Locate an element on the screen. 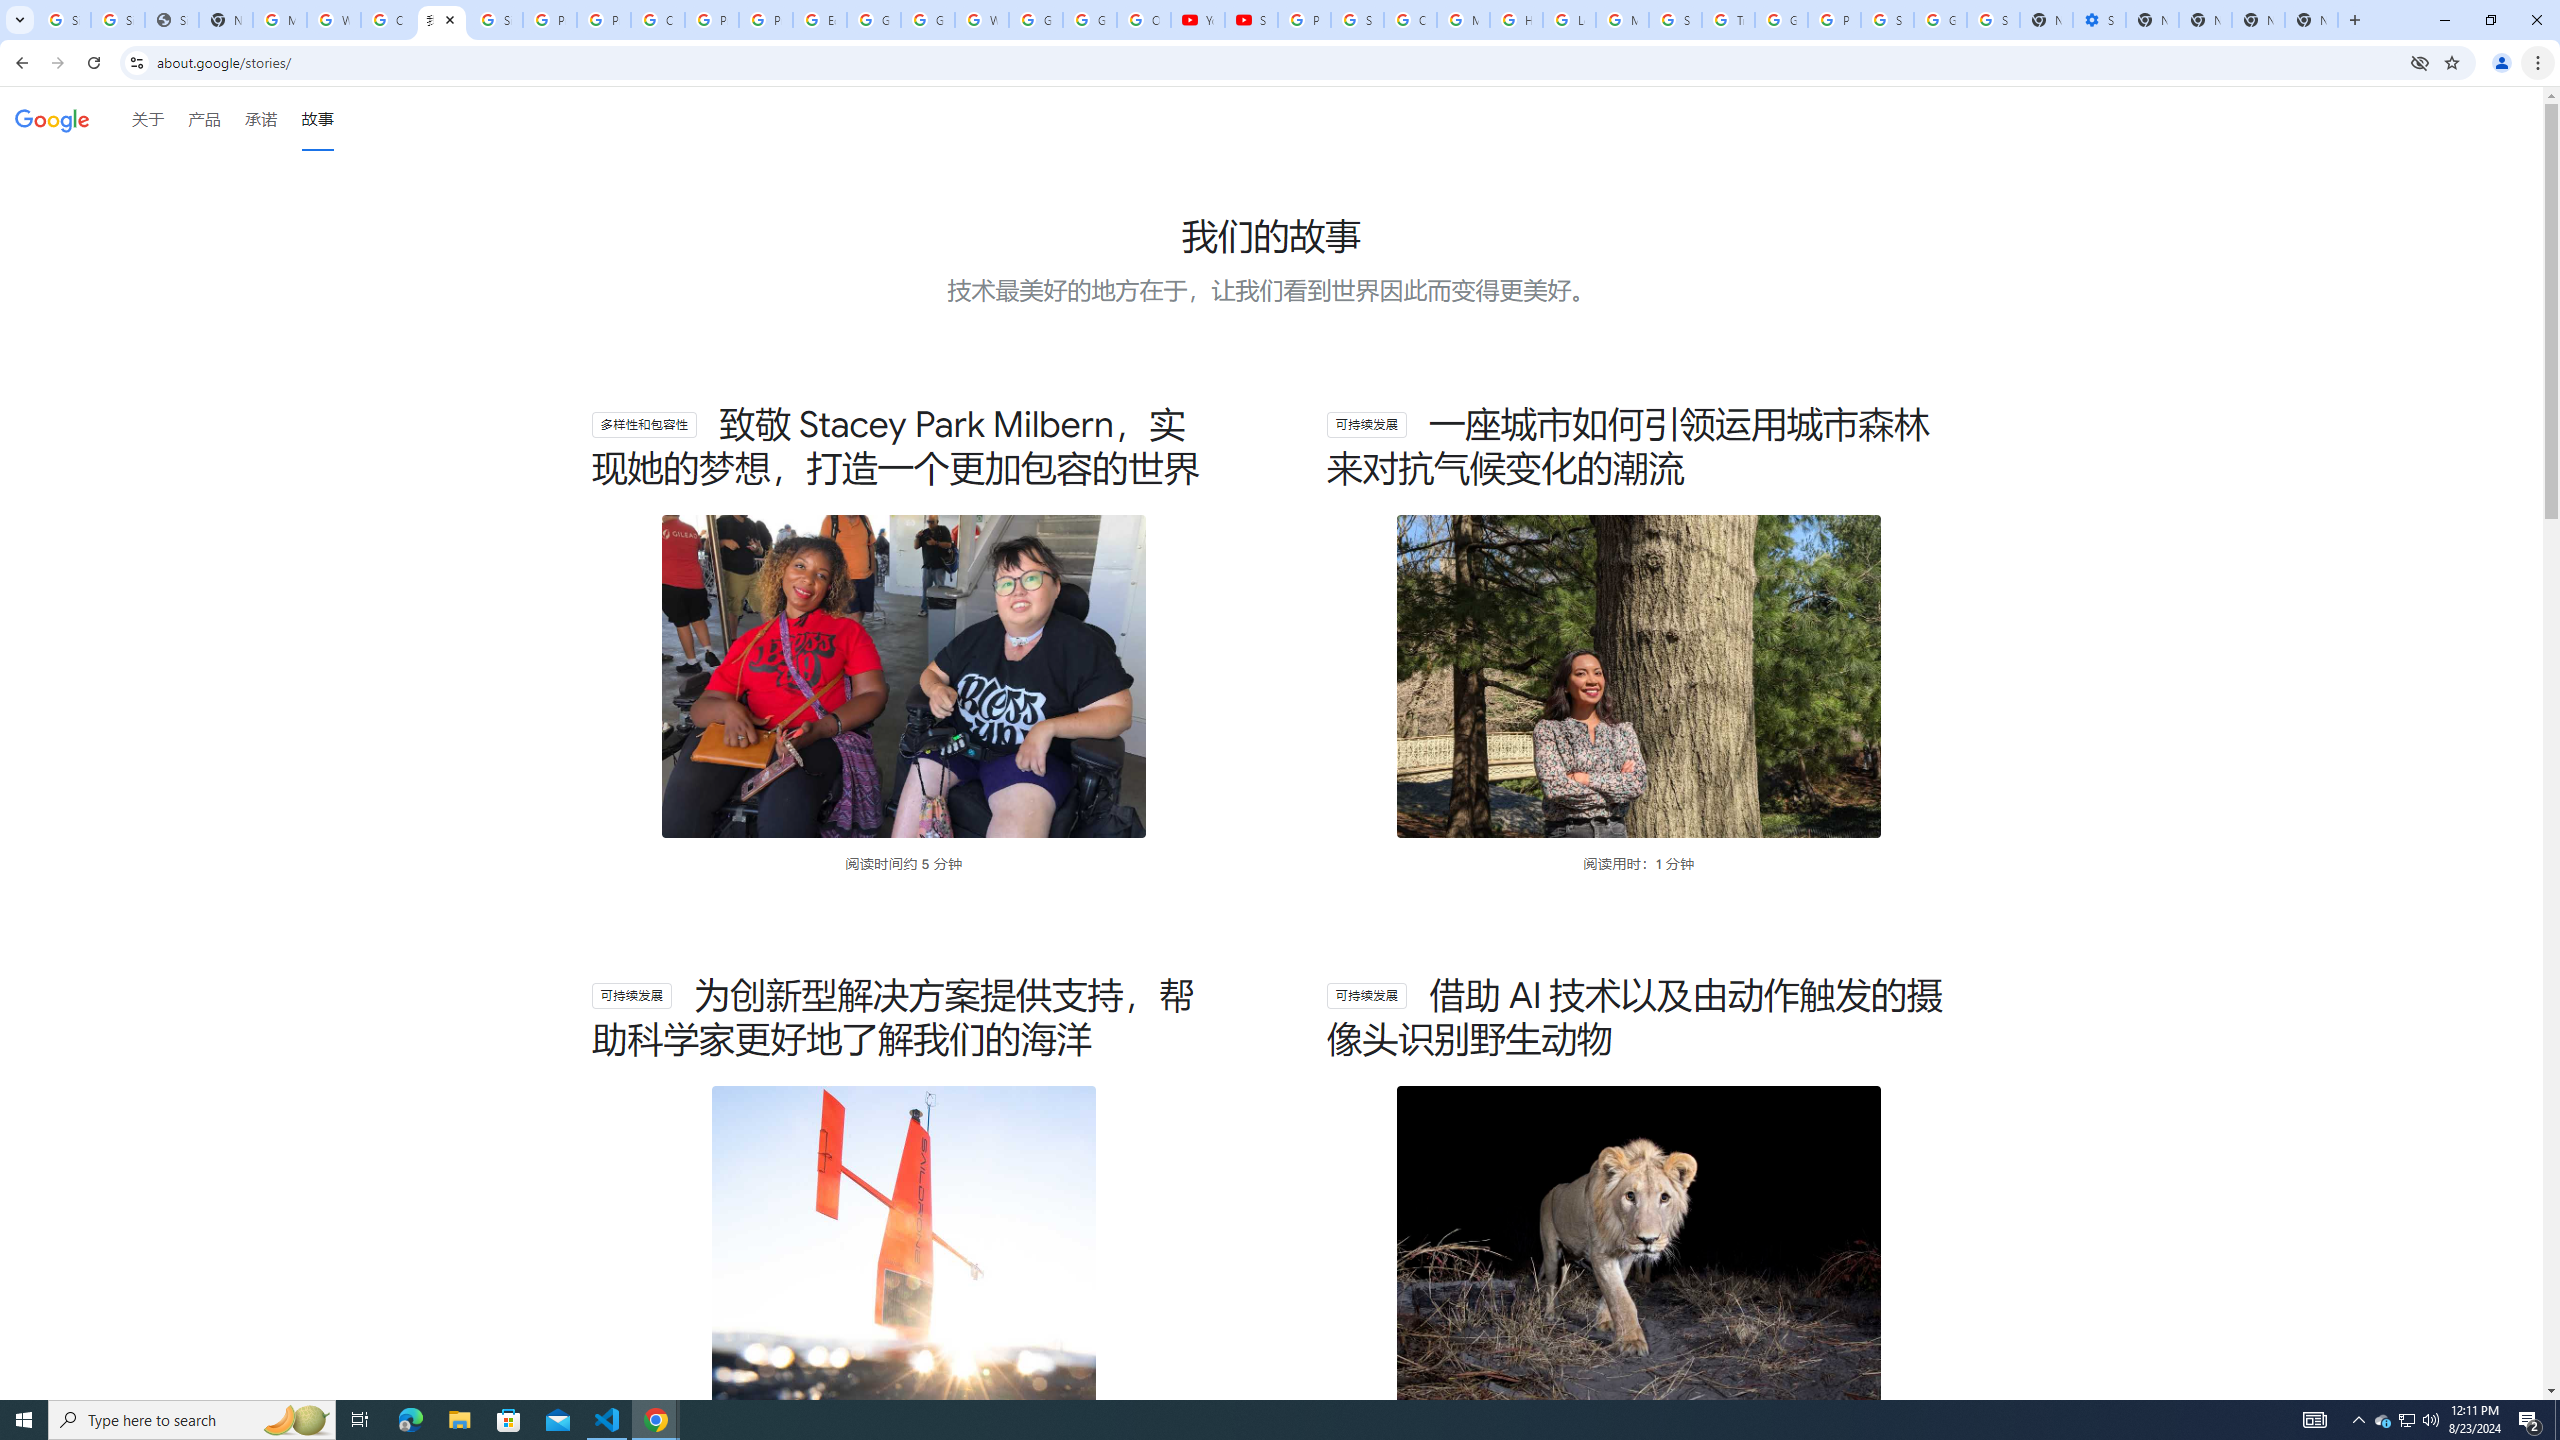 This screenshot has height=1440, width=2560. 'New Tab' is located at coordinates (2311, 19).